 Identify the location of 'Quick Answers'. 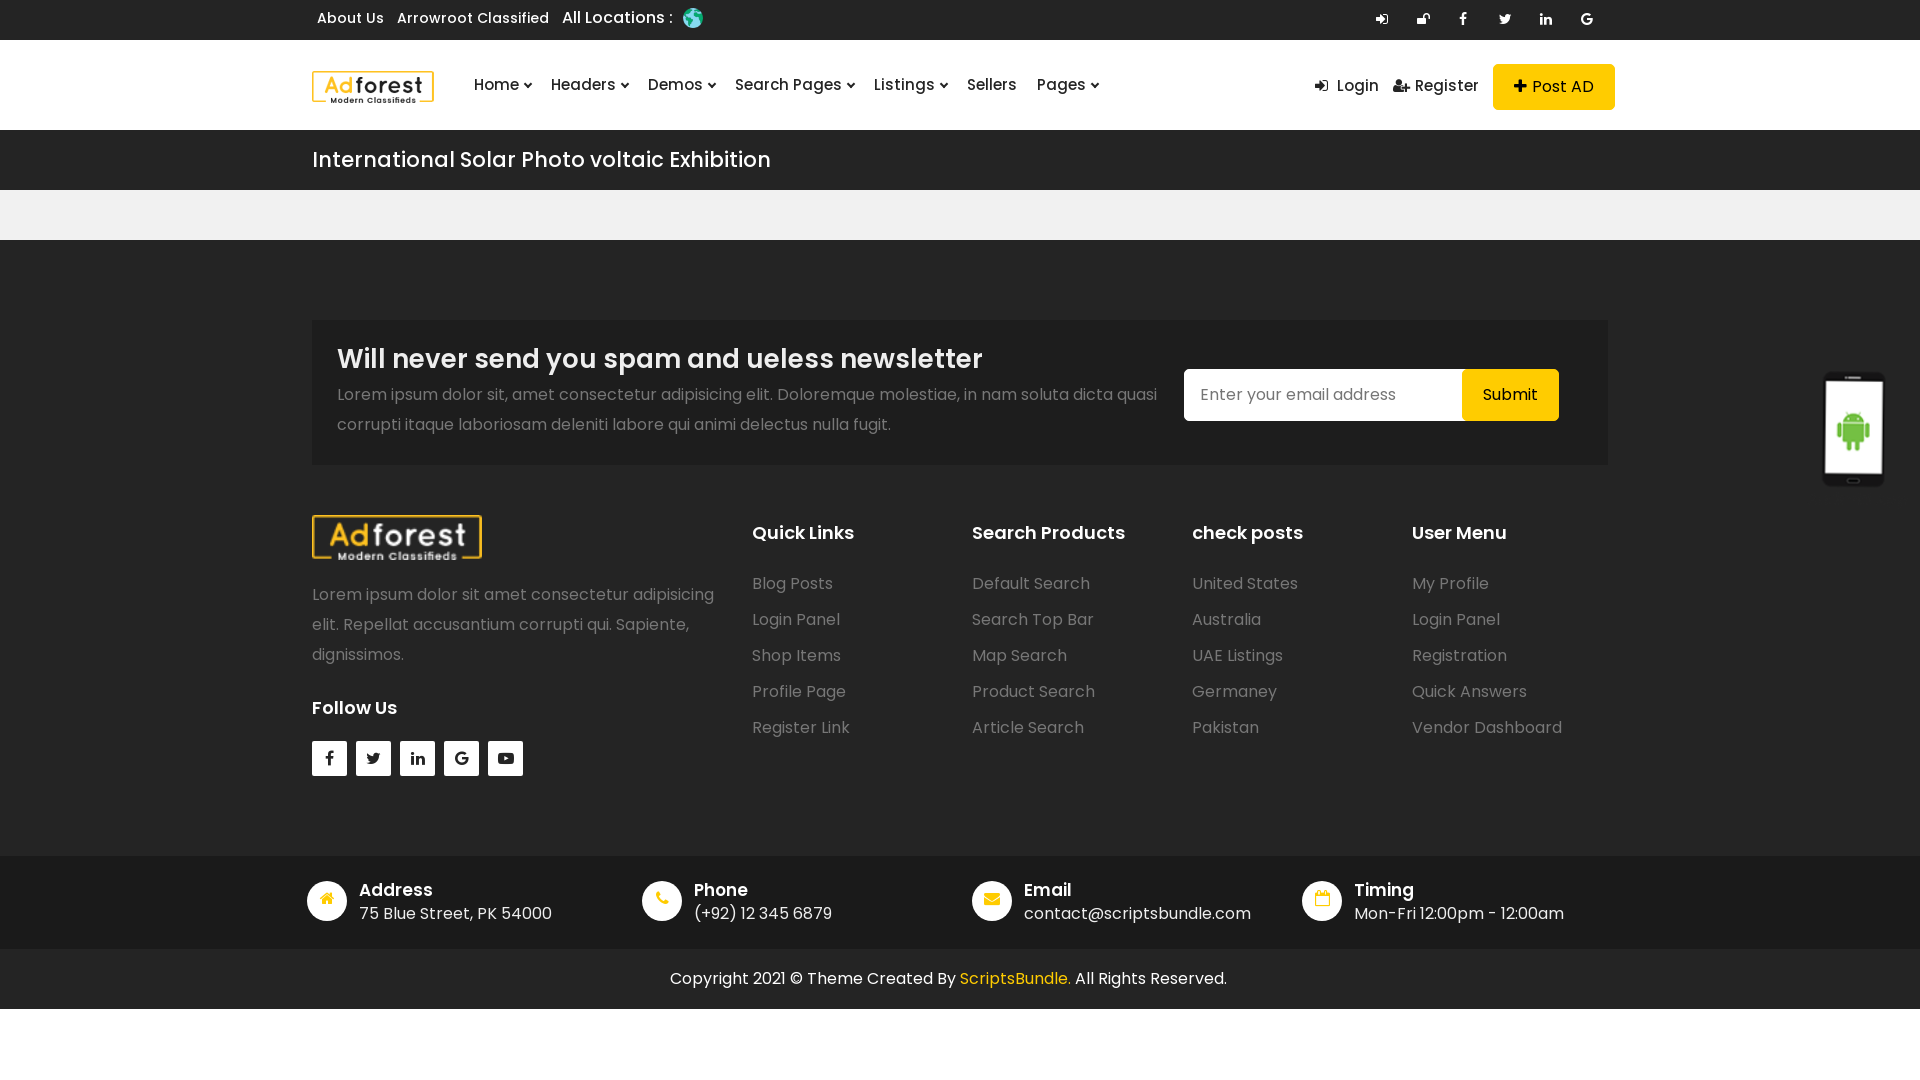
(1469, 690).